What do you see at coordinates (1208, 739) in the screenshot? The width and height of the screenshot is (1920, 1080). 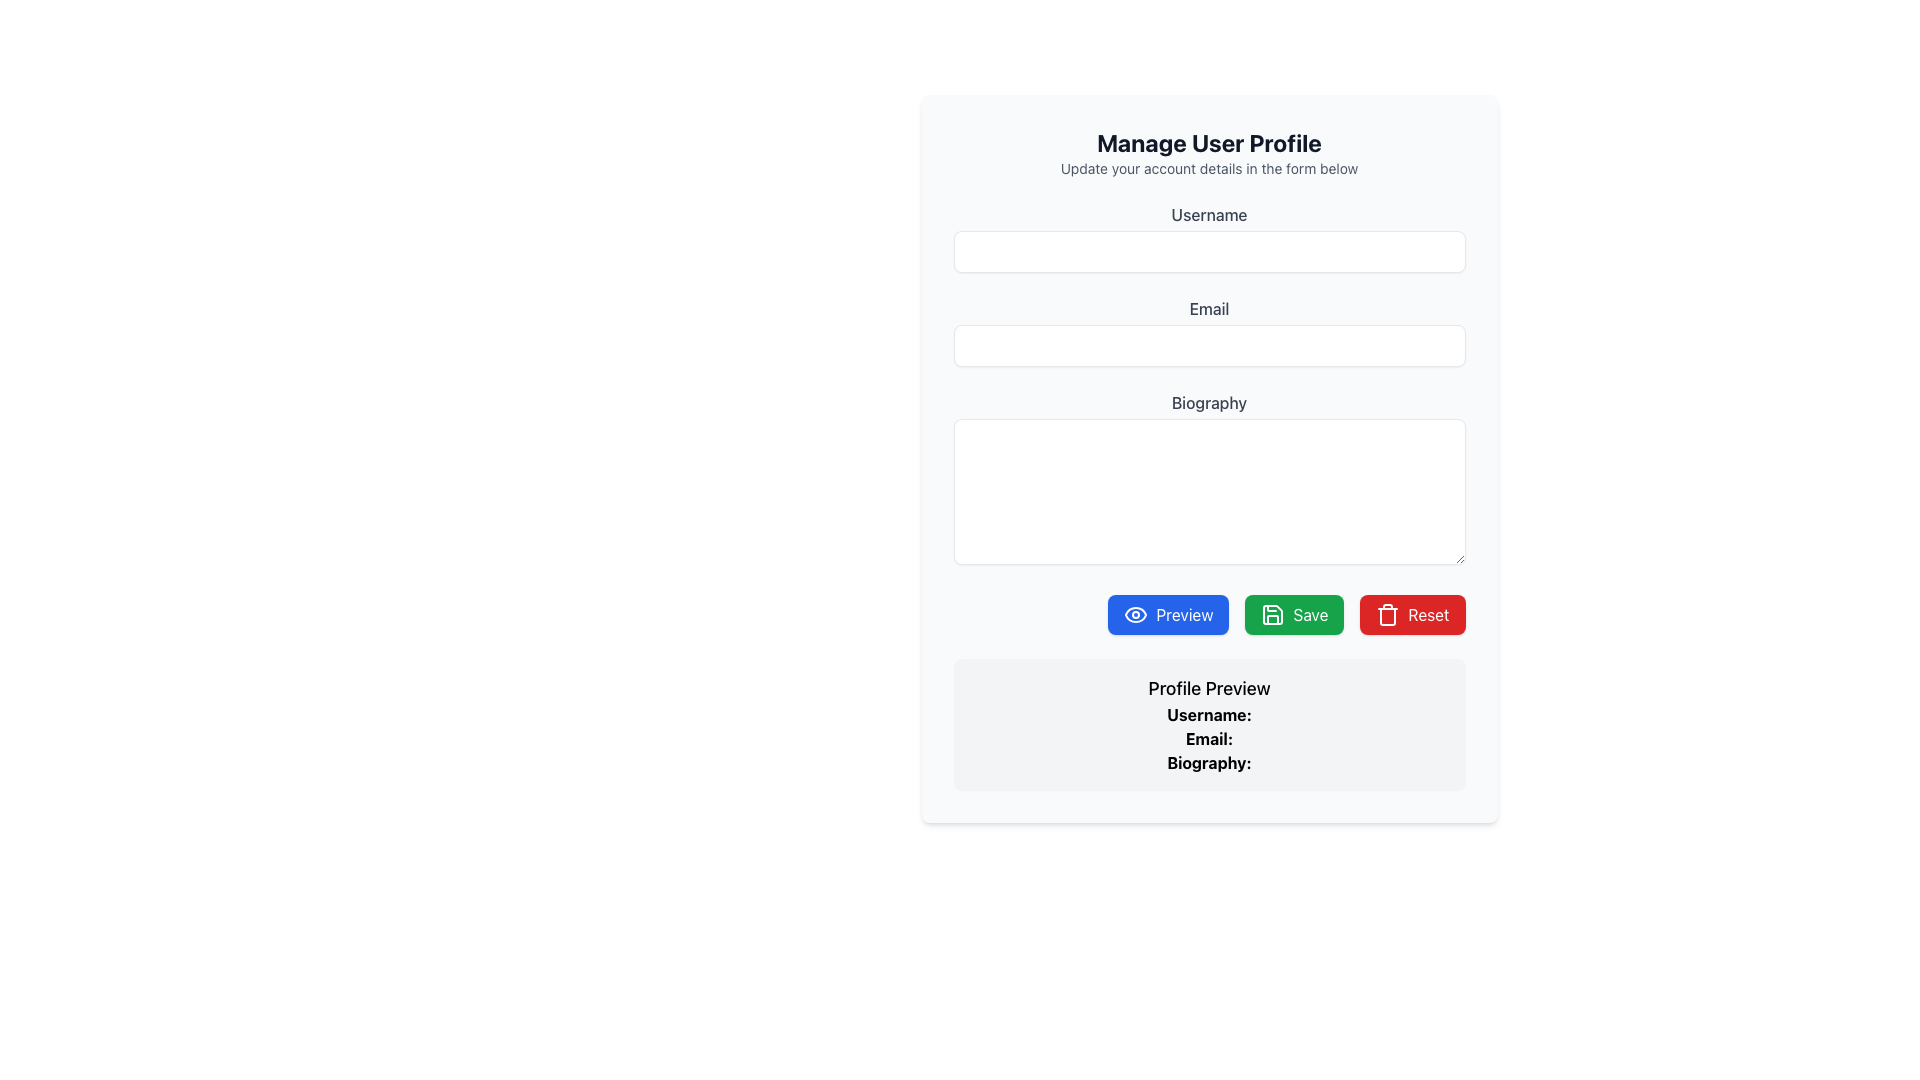 I see `the label displaying the user's email in the 'Profile Preview' section, which is positioned next to 'Username:' and above 'Biography:'` at bounding box center [1208, 739].